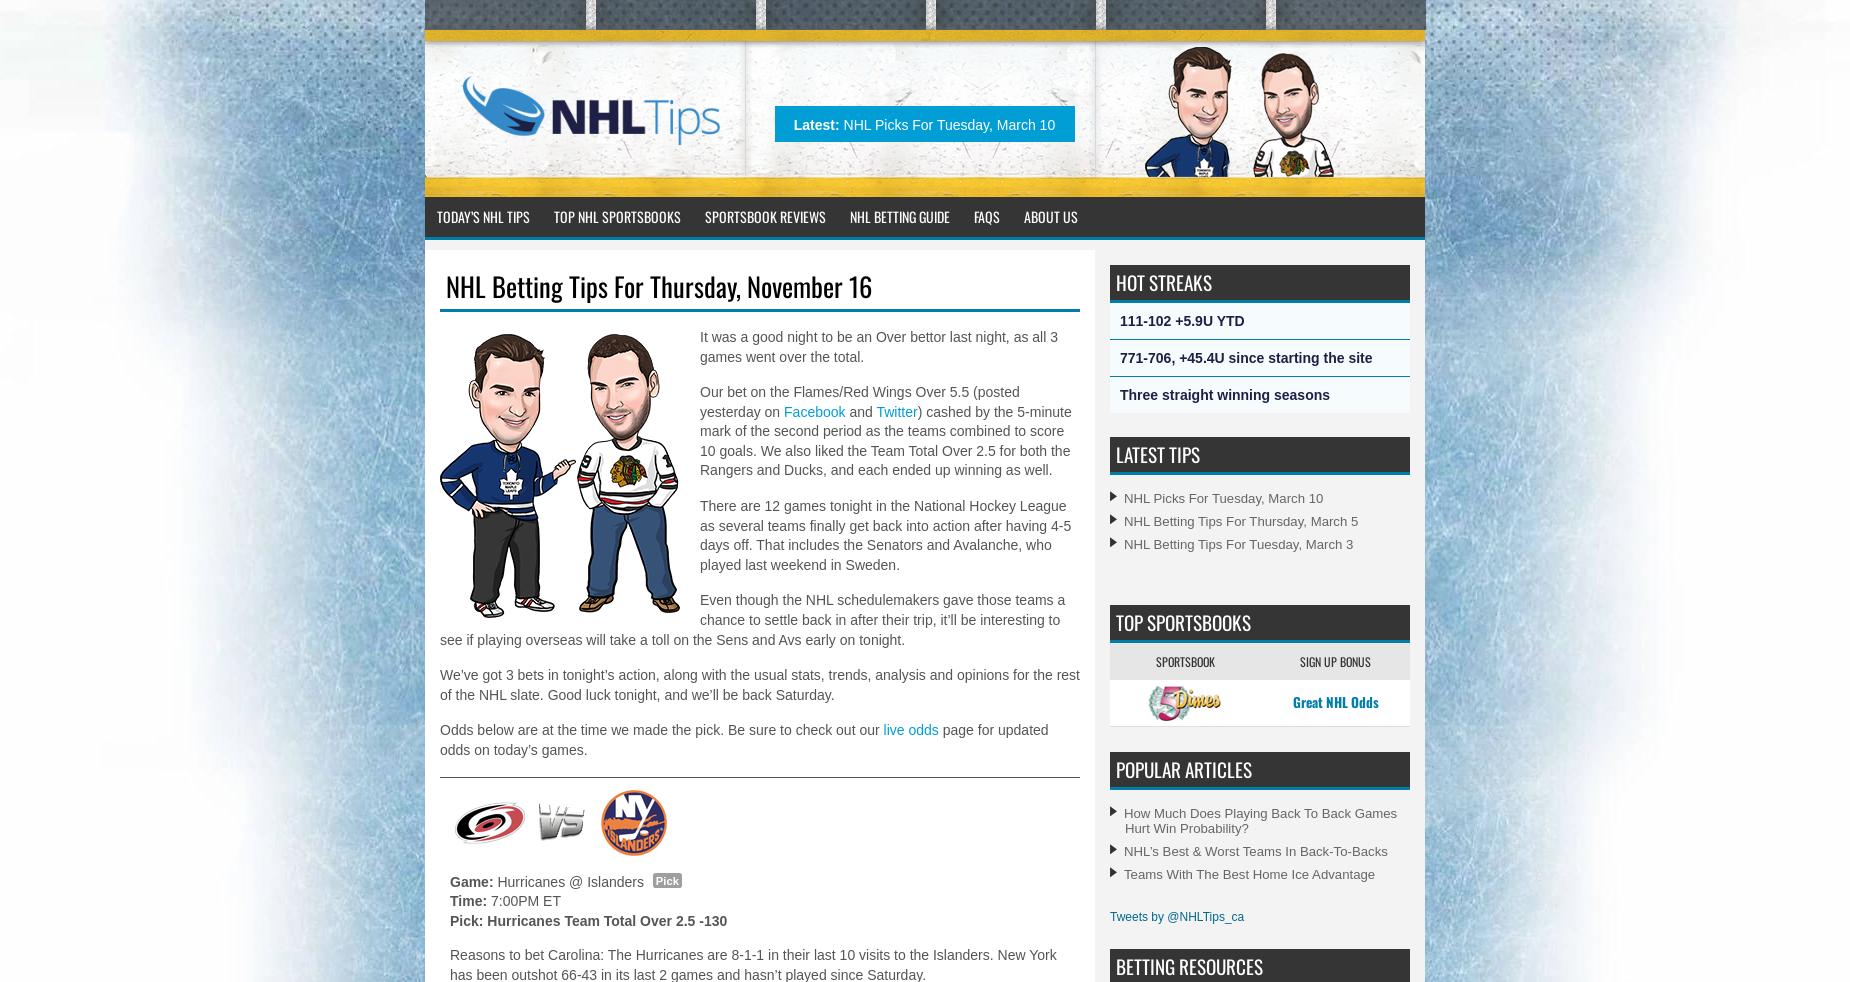 The image size is (1850, 982). Describe the element at coordinates (845, 410) in the screenshot. I see `'and'` at that location.